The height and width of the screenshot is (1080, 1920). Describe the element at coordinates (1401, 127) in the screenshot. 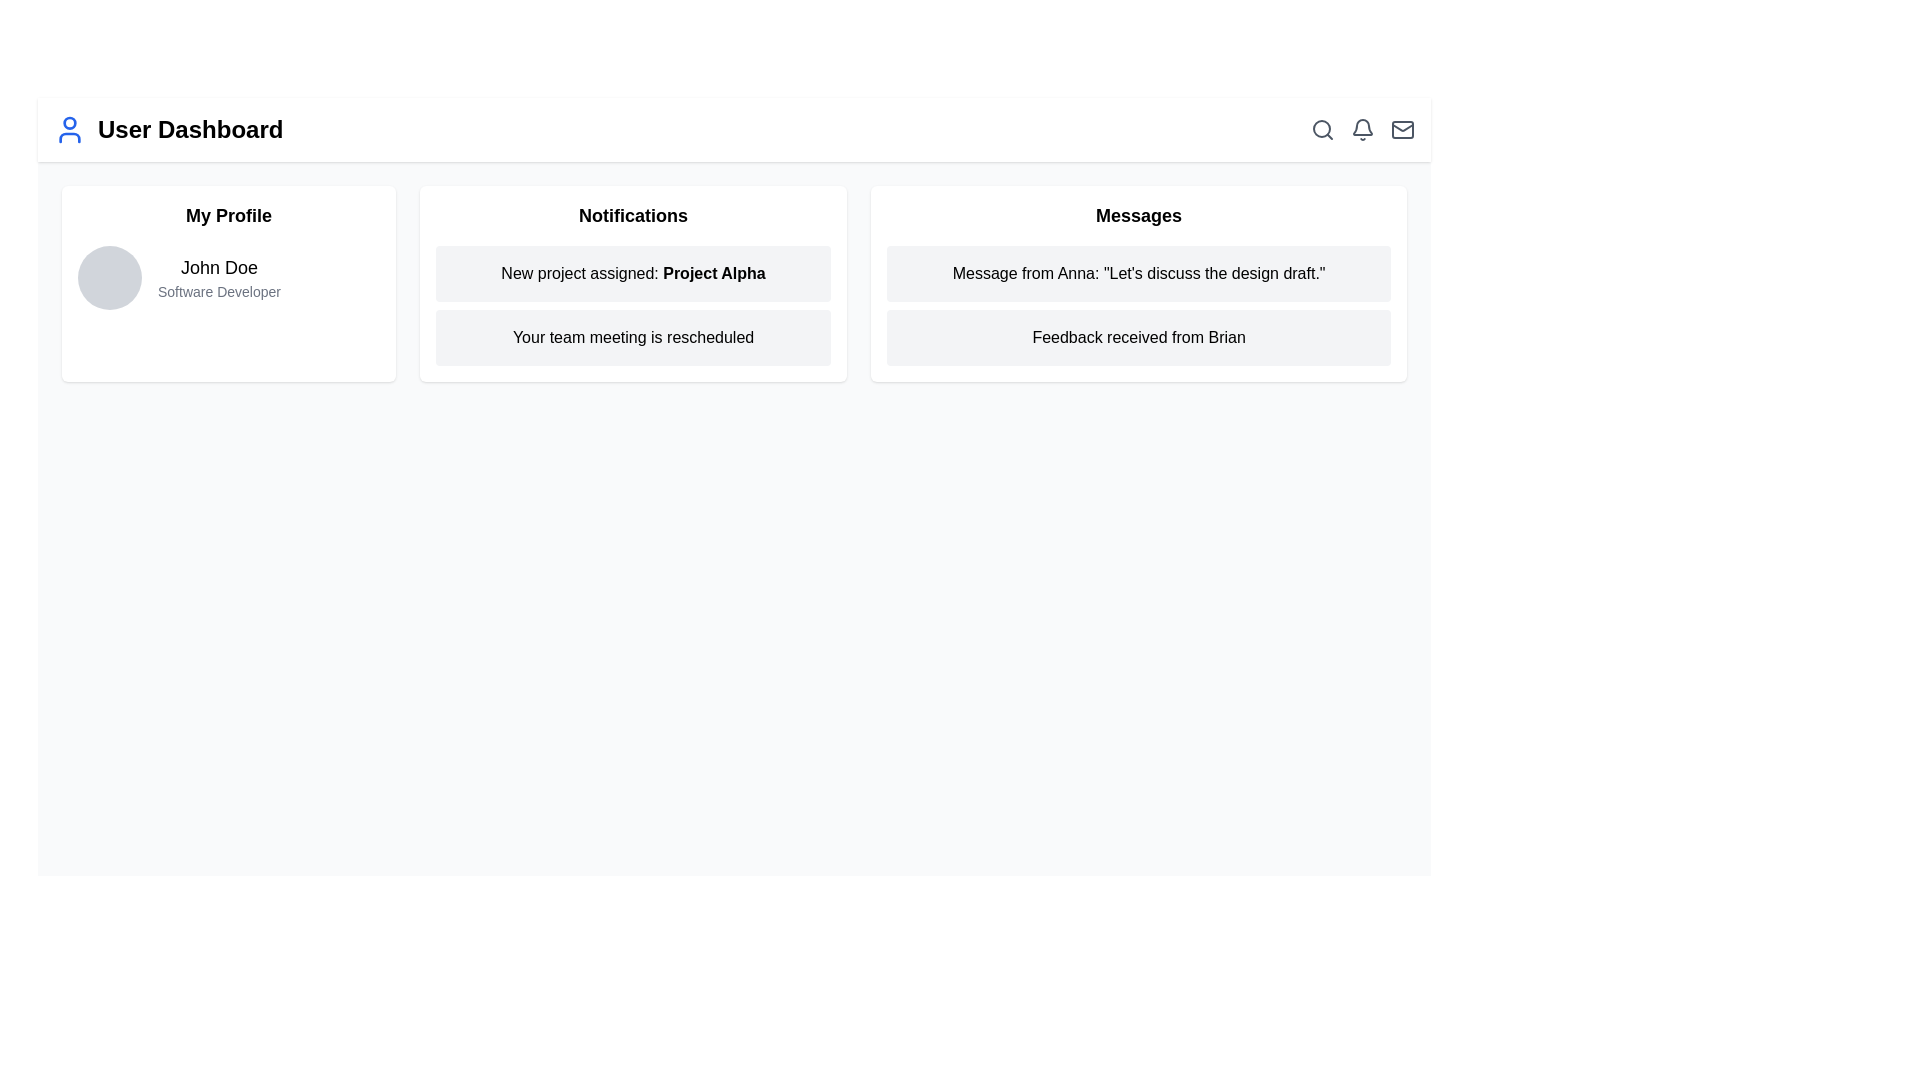

I see `the envelope icon located in the upper right corner of the user interface, next to the bell icon and above the flag icon, to interact with it` at that location.